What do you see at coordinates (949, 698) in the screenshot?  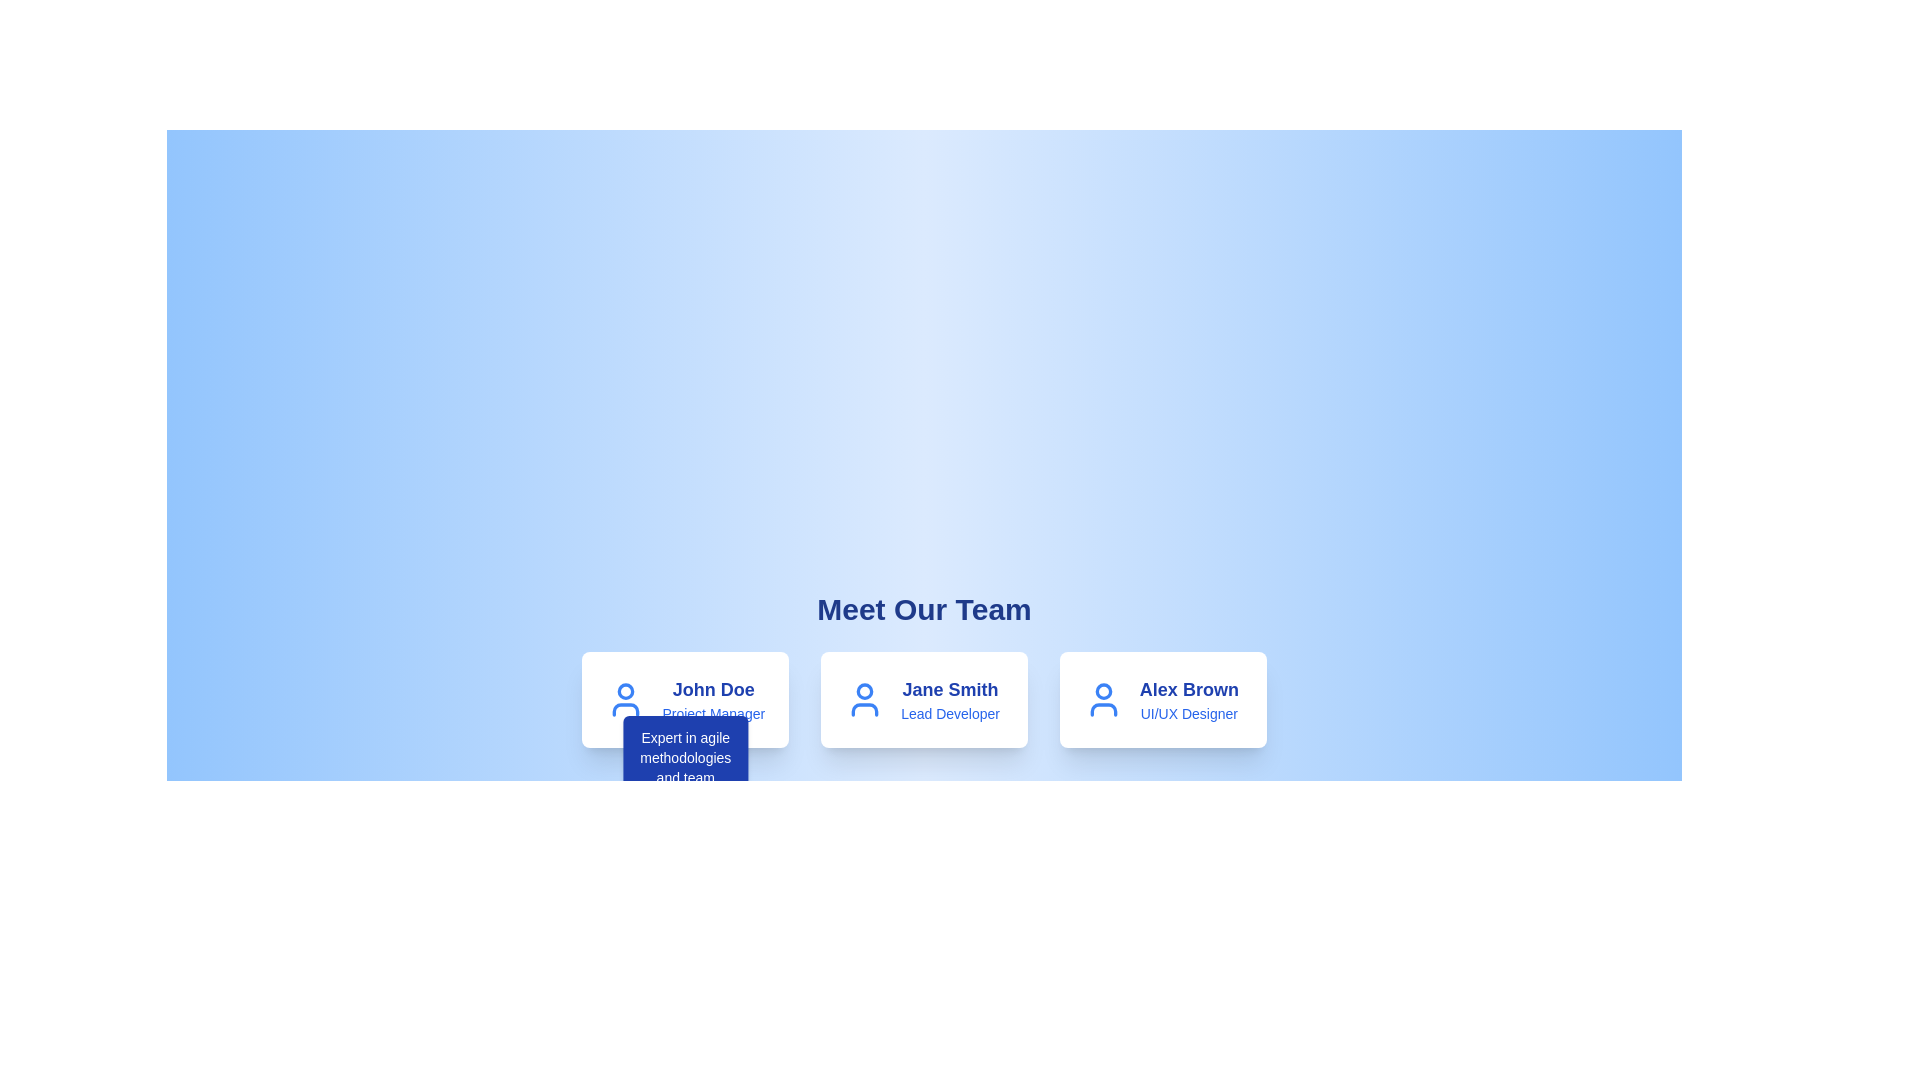 I see `the text block displaying 'Jane Smith' and 'Lead Developer', which is located in the second card under the heading 'Meet Our Team'` at bounding box center [949, 698].